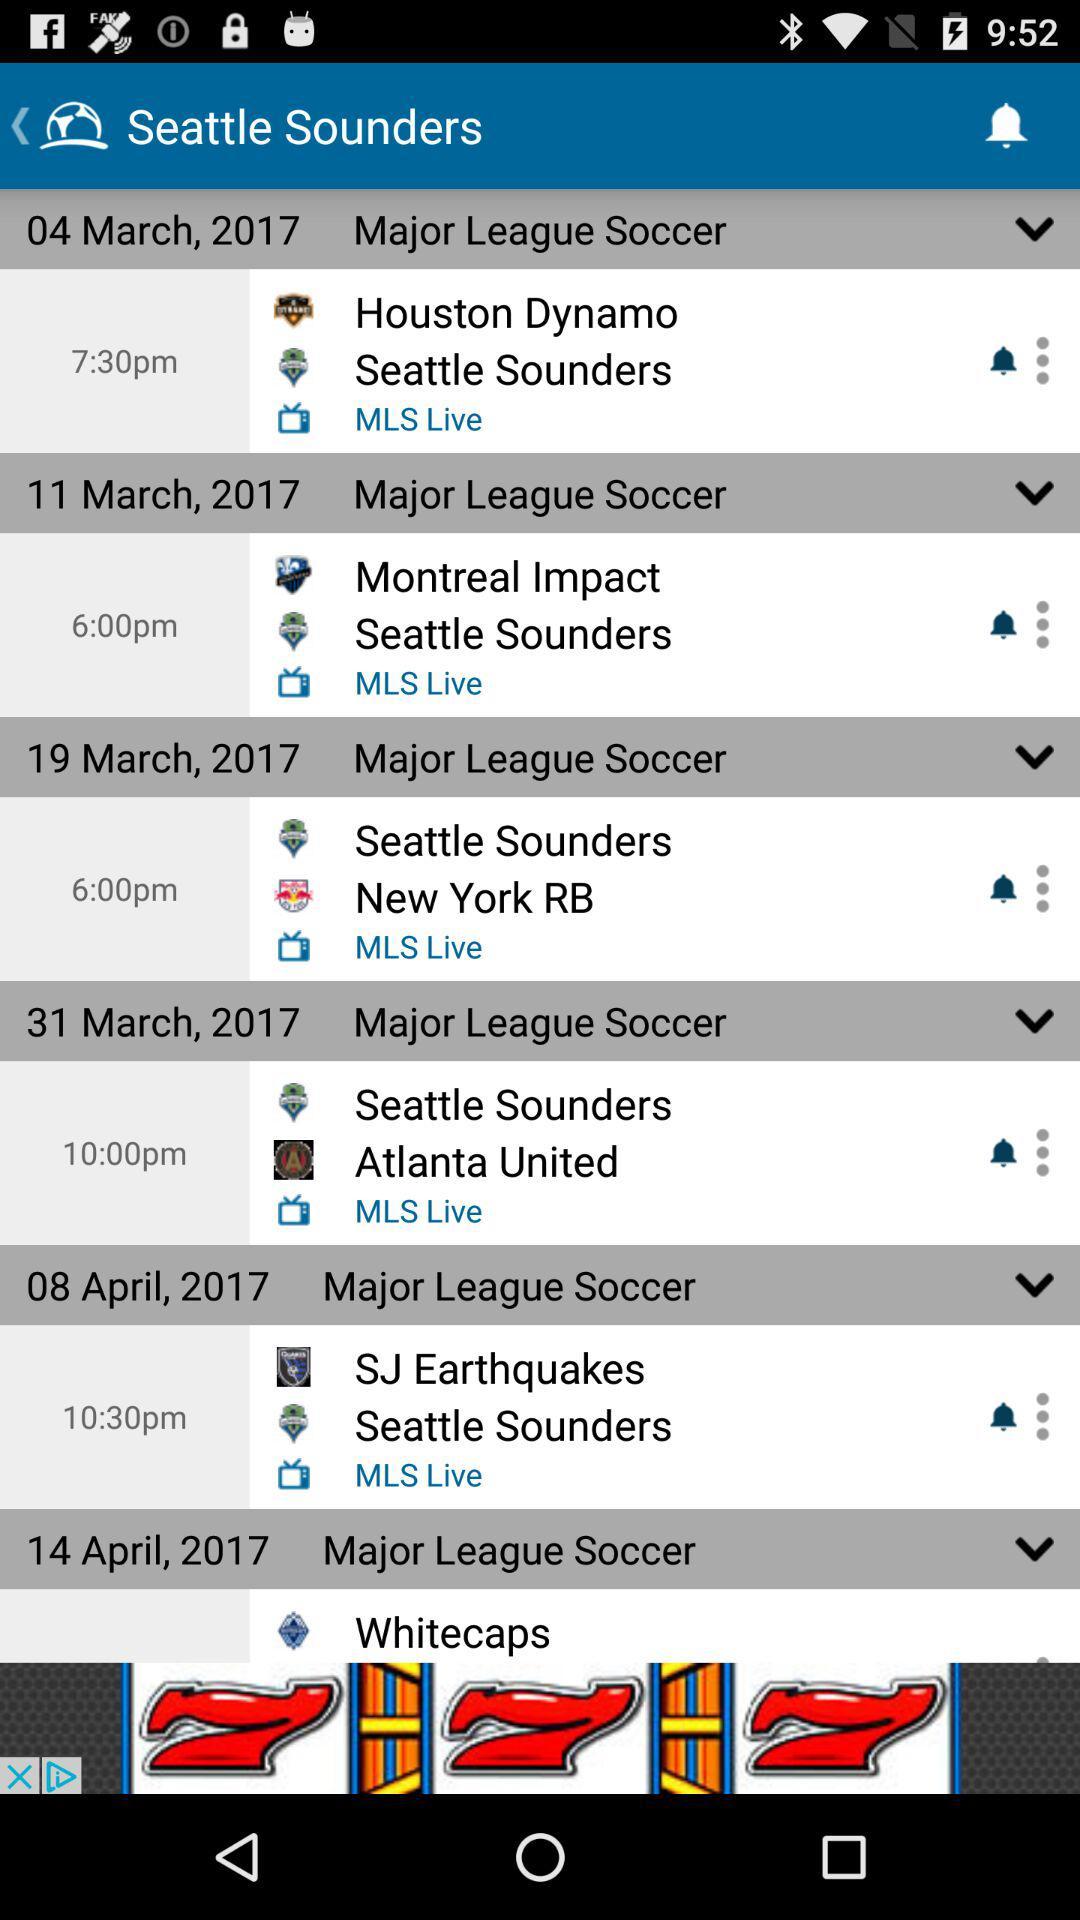  Describe the element at coordinates (1035, 623) in the screenshot. I see `show more detials` at that location.